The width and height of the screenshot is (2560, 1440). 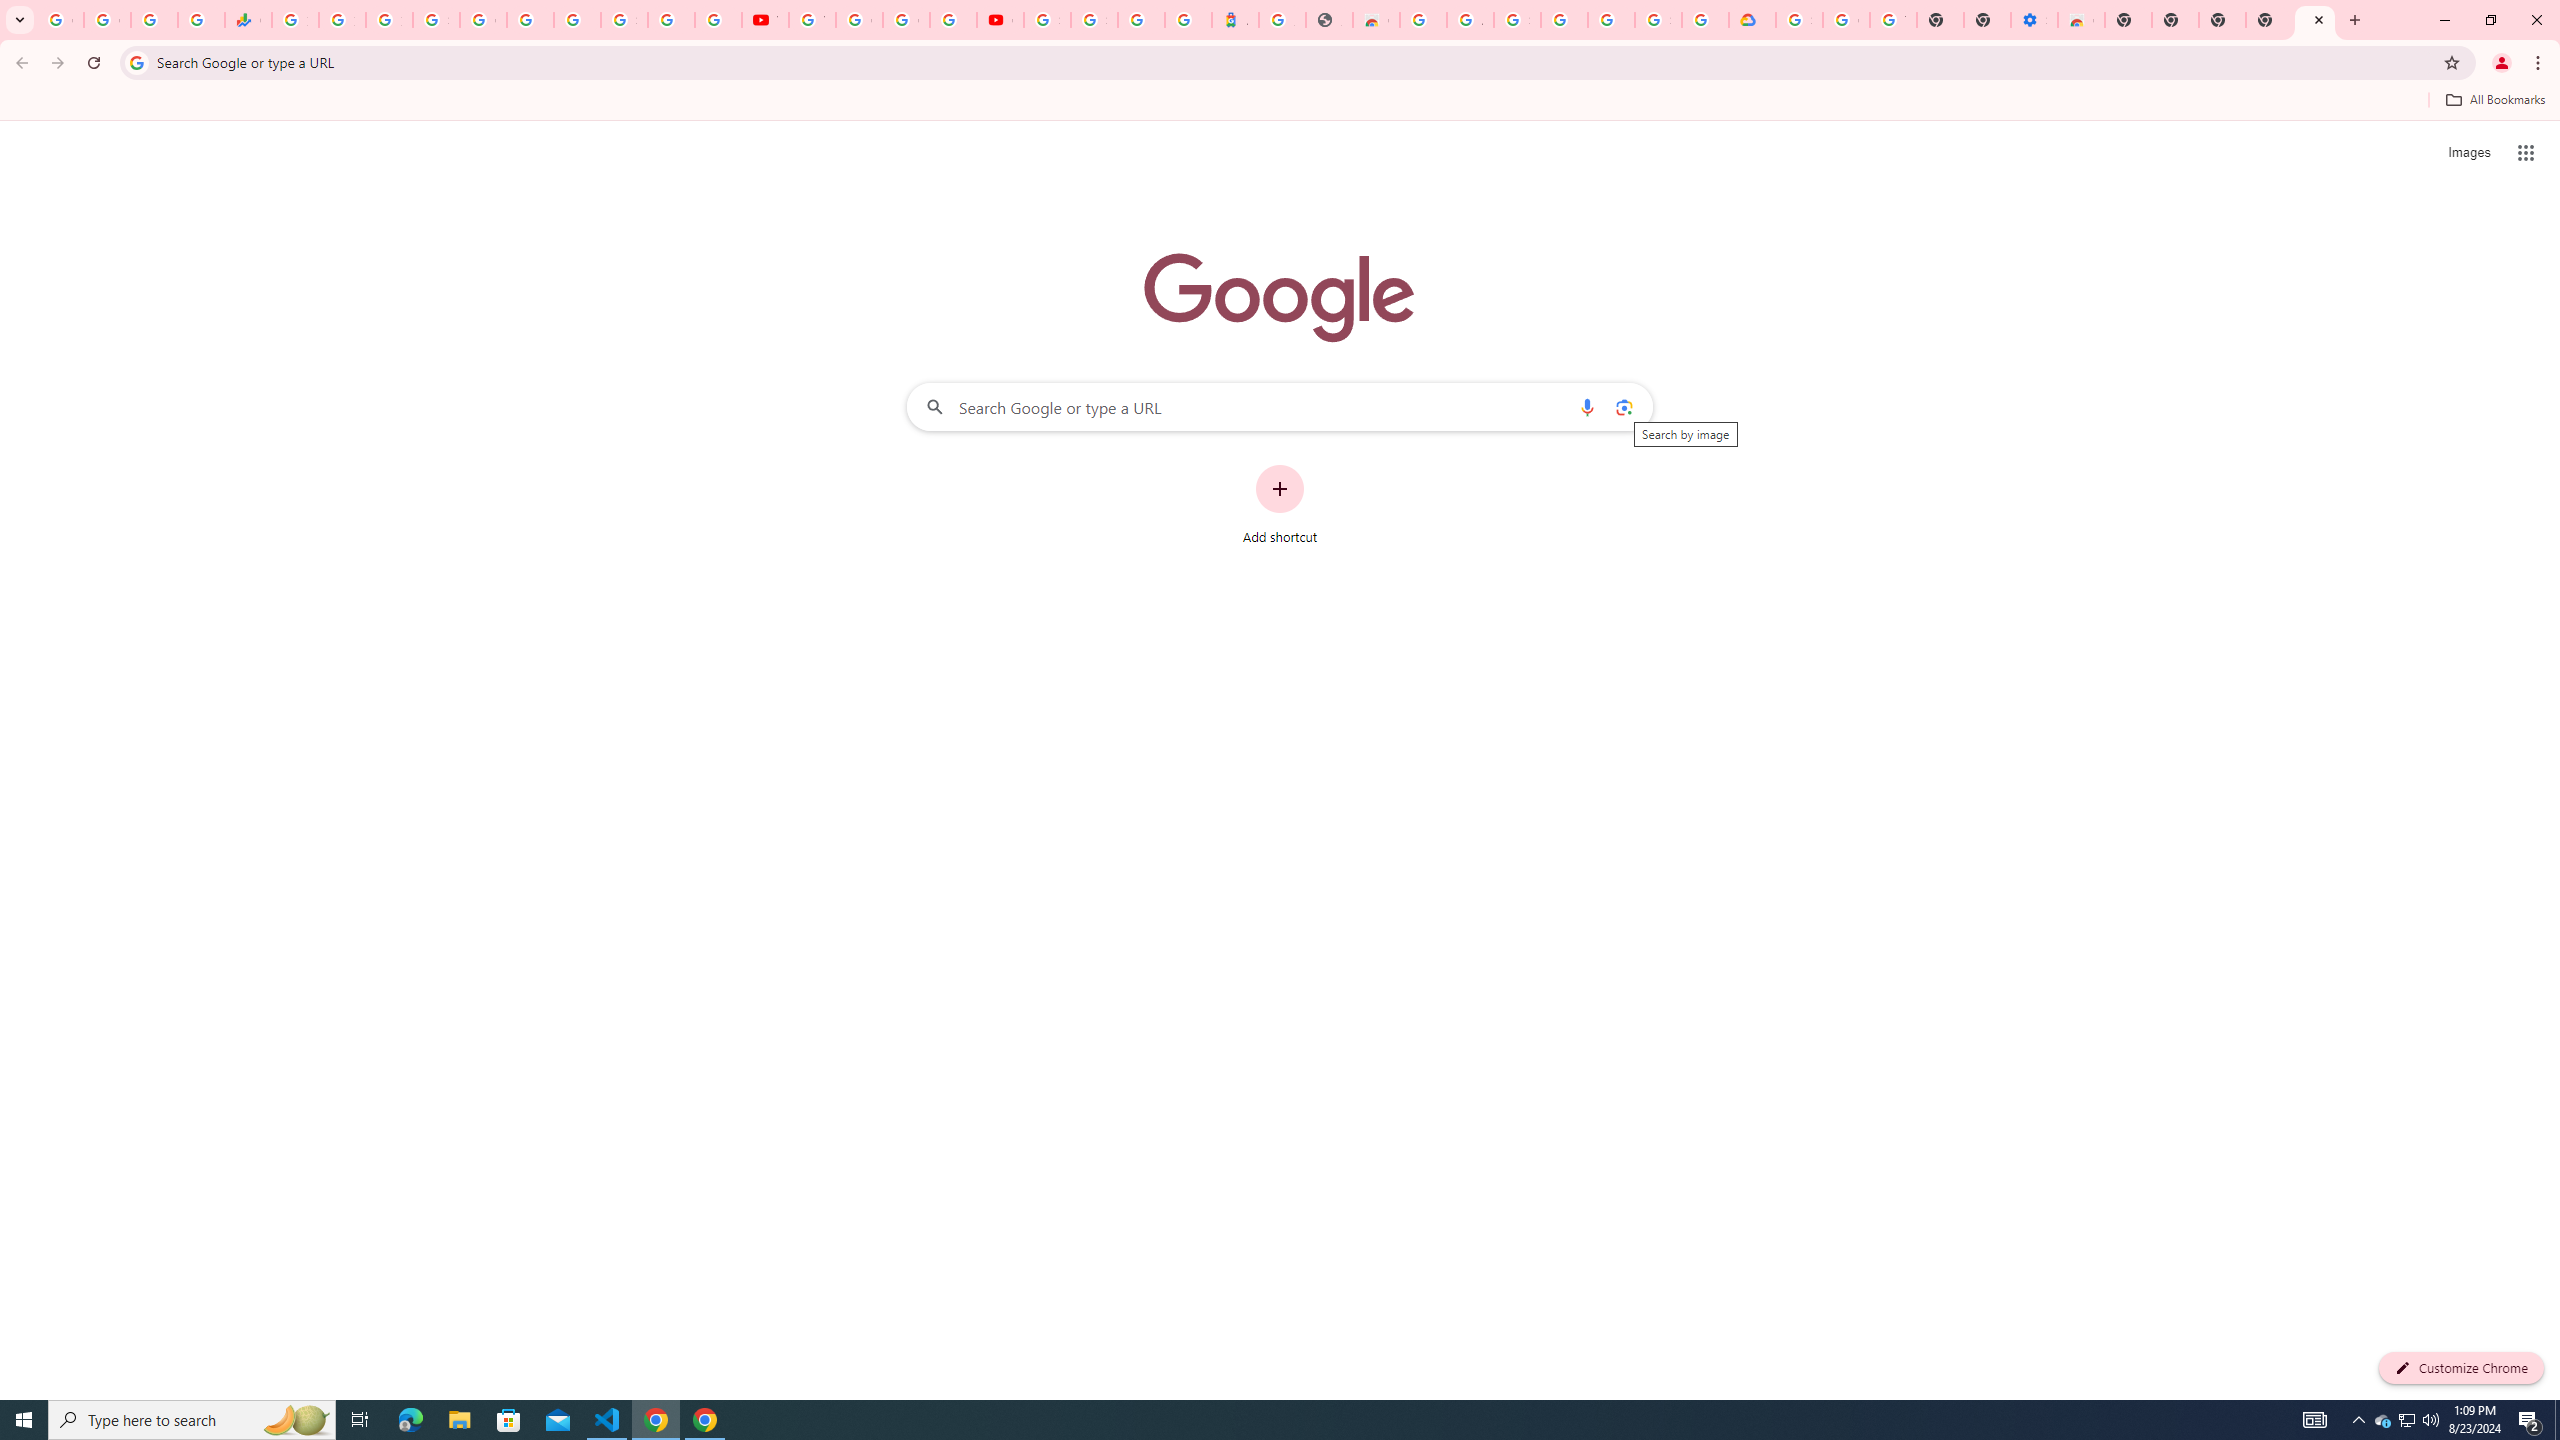 I want to click on 'Content Creator Programs & Opportunities - YouTube Creators', so click(x=999, y=19).